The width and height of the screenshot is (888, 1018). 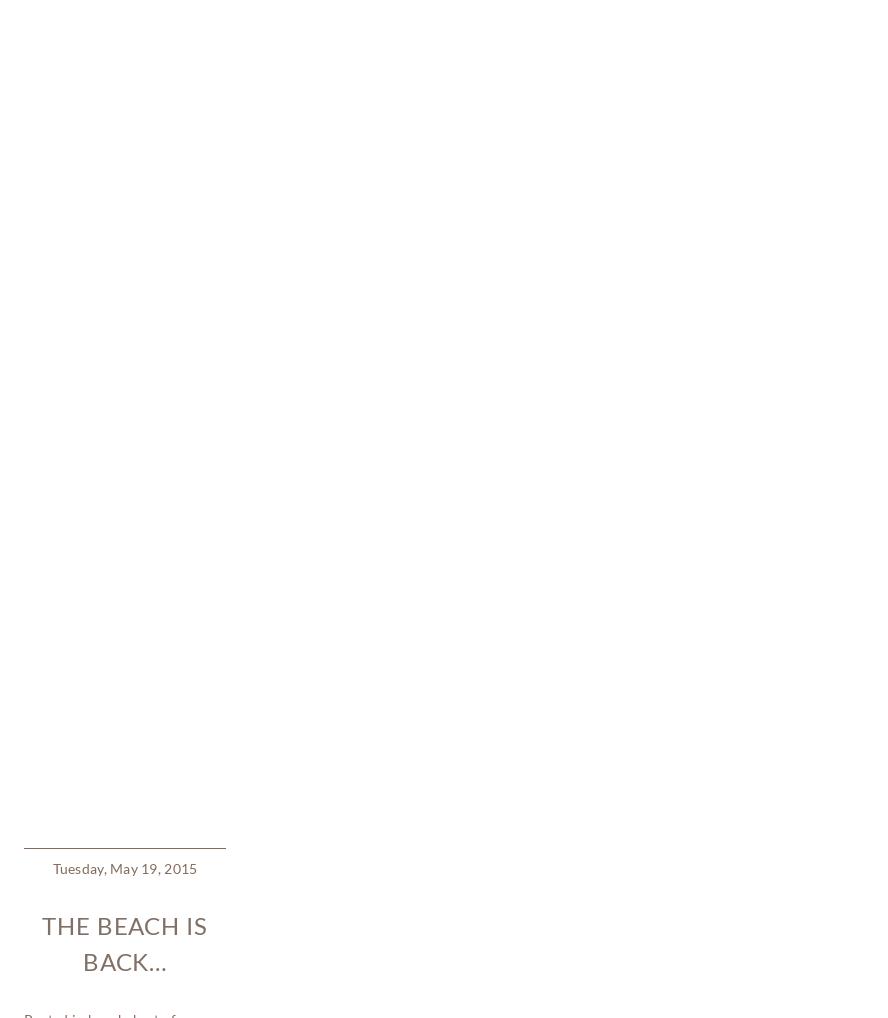 What do you see at coordinates (50, 438) in the screenshot?
I see `'children'` at bounding box center [50, 438].